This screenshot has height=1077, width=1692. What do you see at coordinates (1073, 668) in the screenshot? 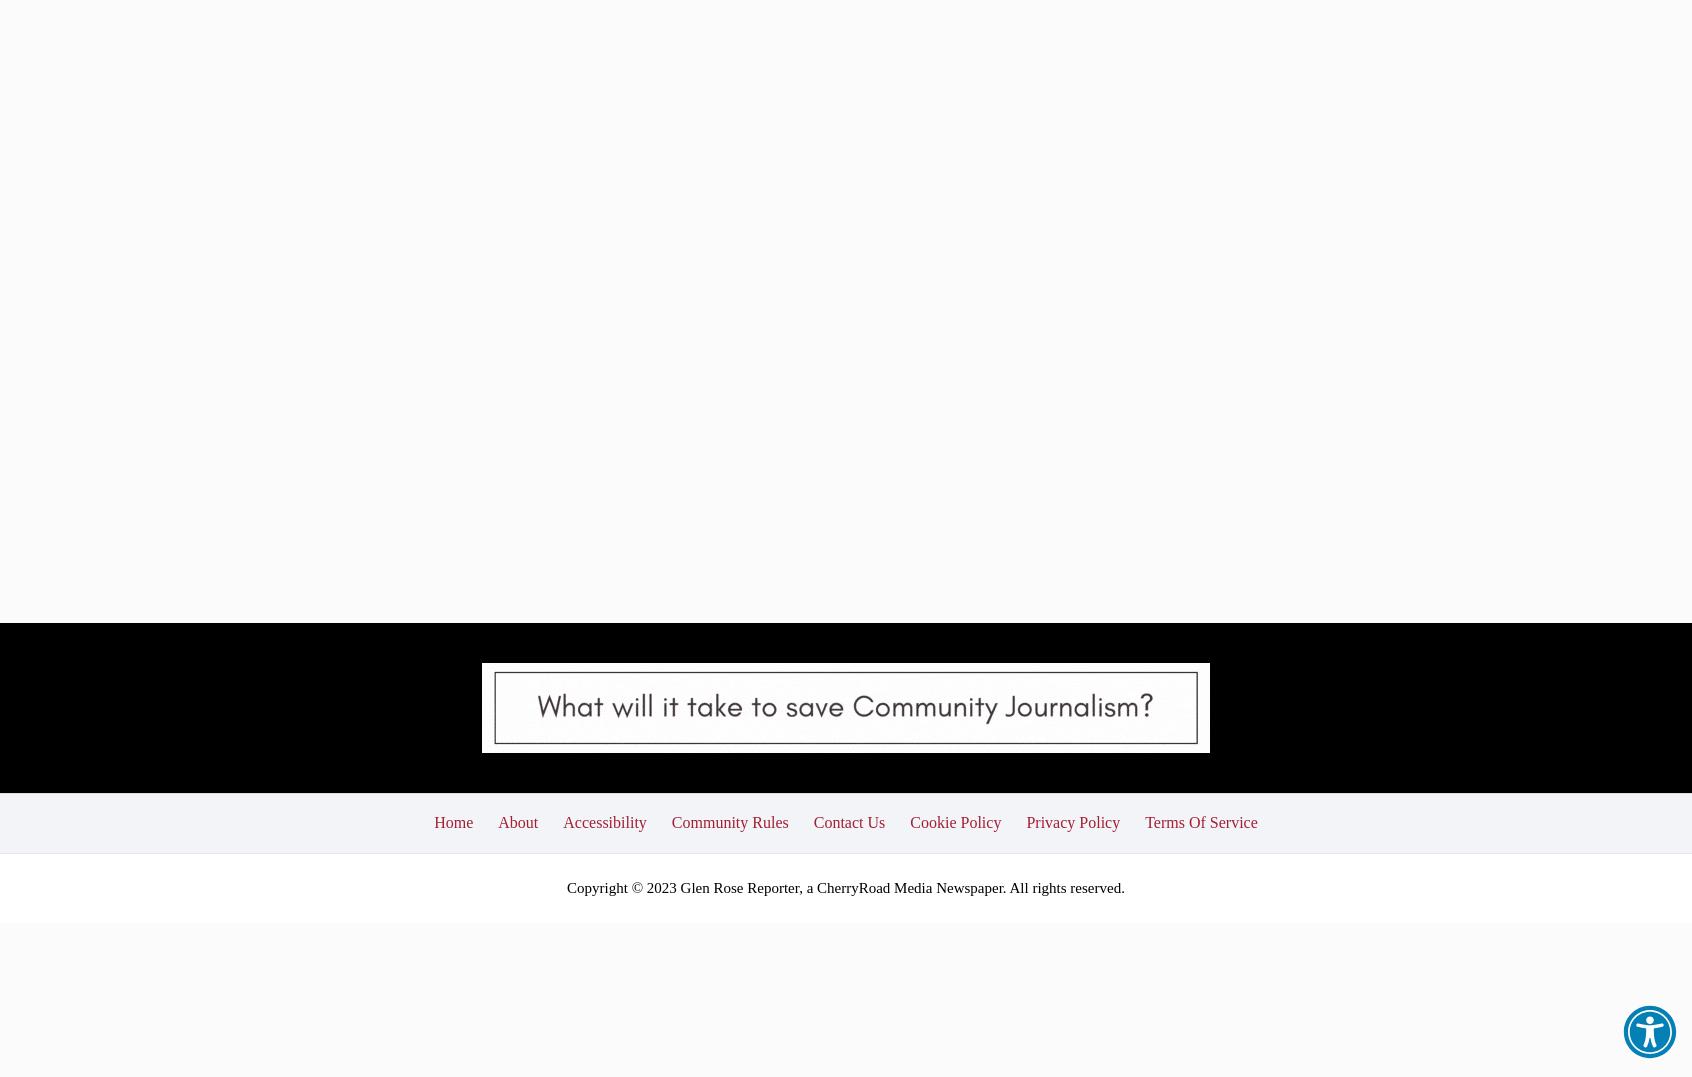
I see `'Privacy Policy'` at bounding box center [1073, 668].